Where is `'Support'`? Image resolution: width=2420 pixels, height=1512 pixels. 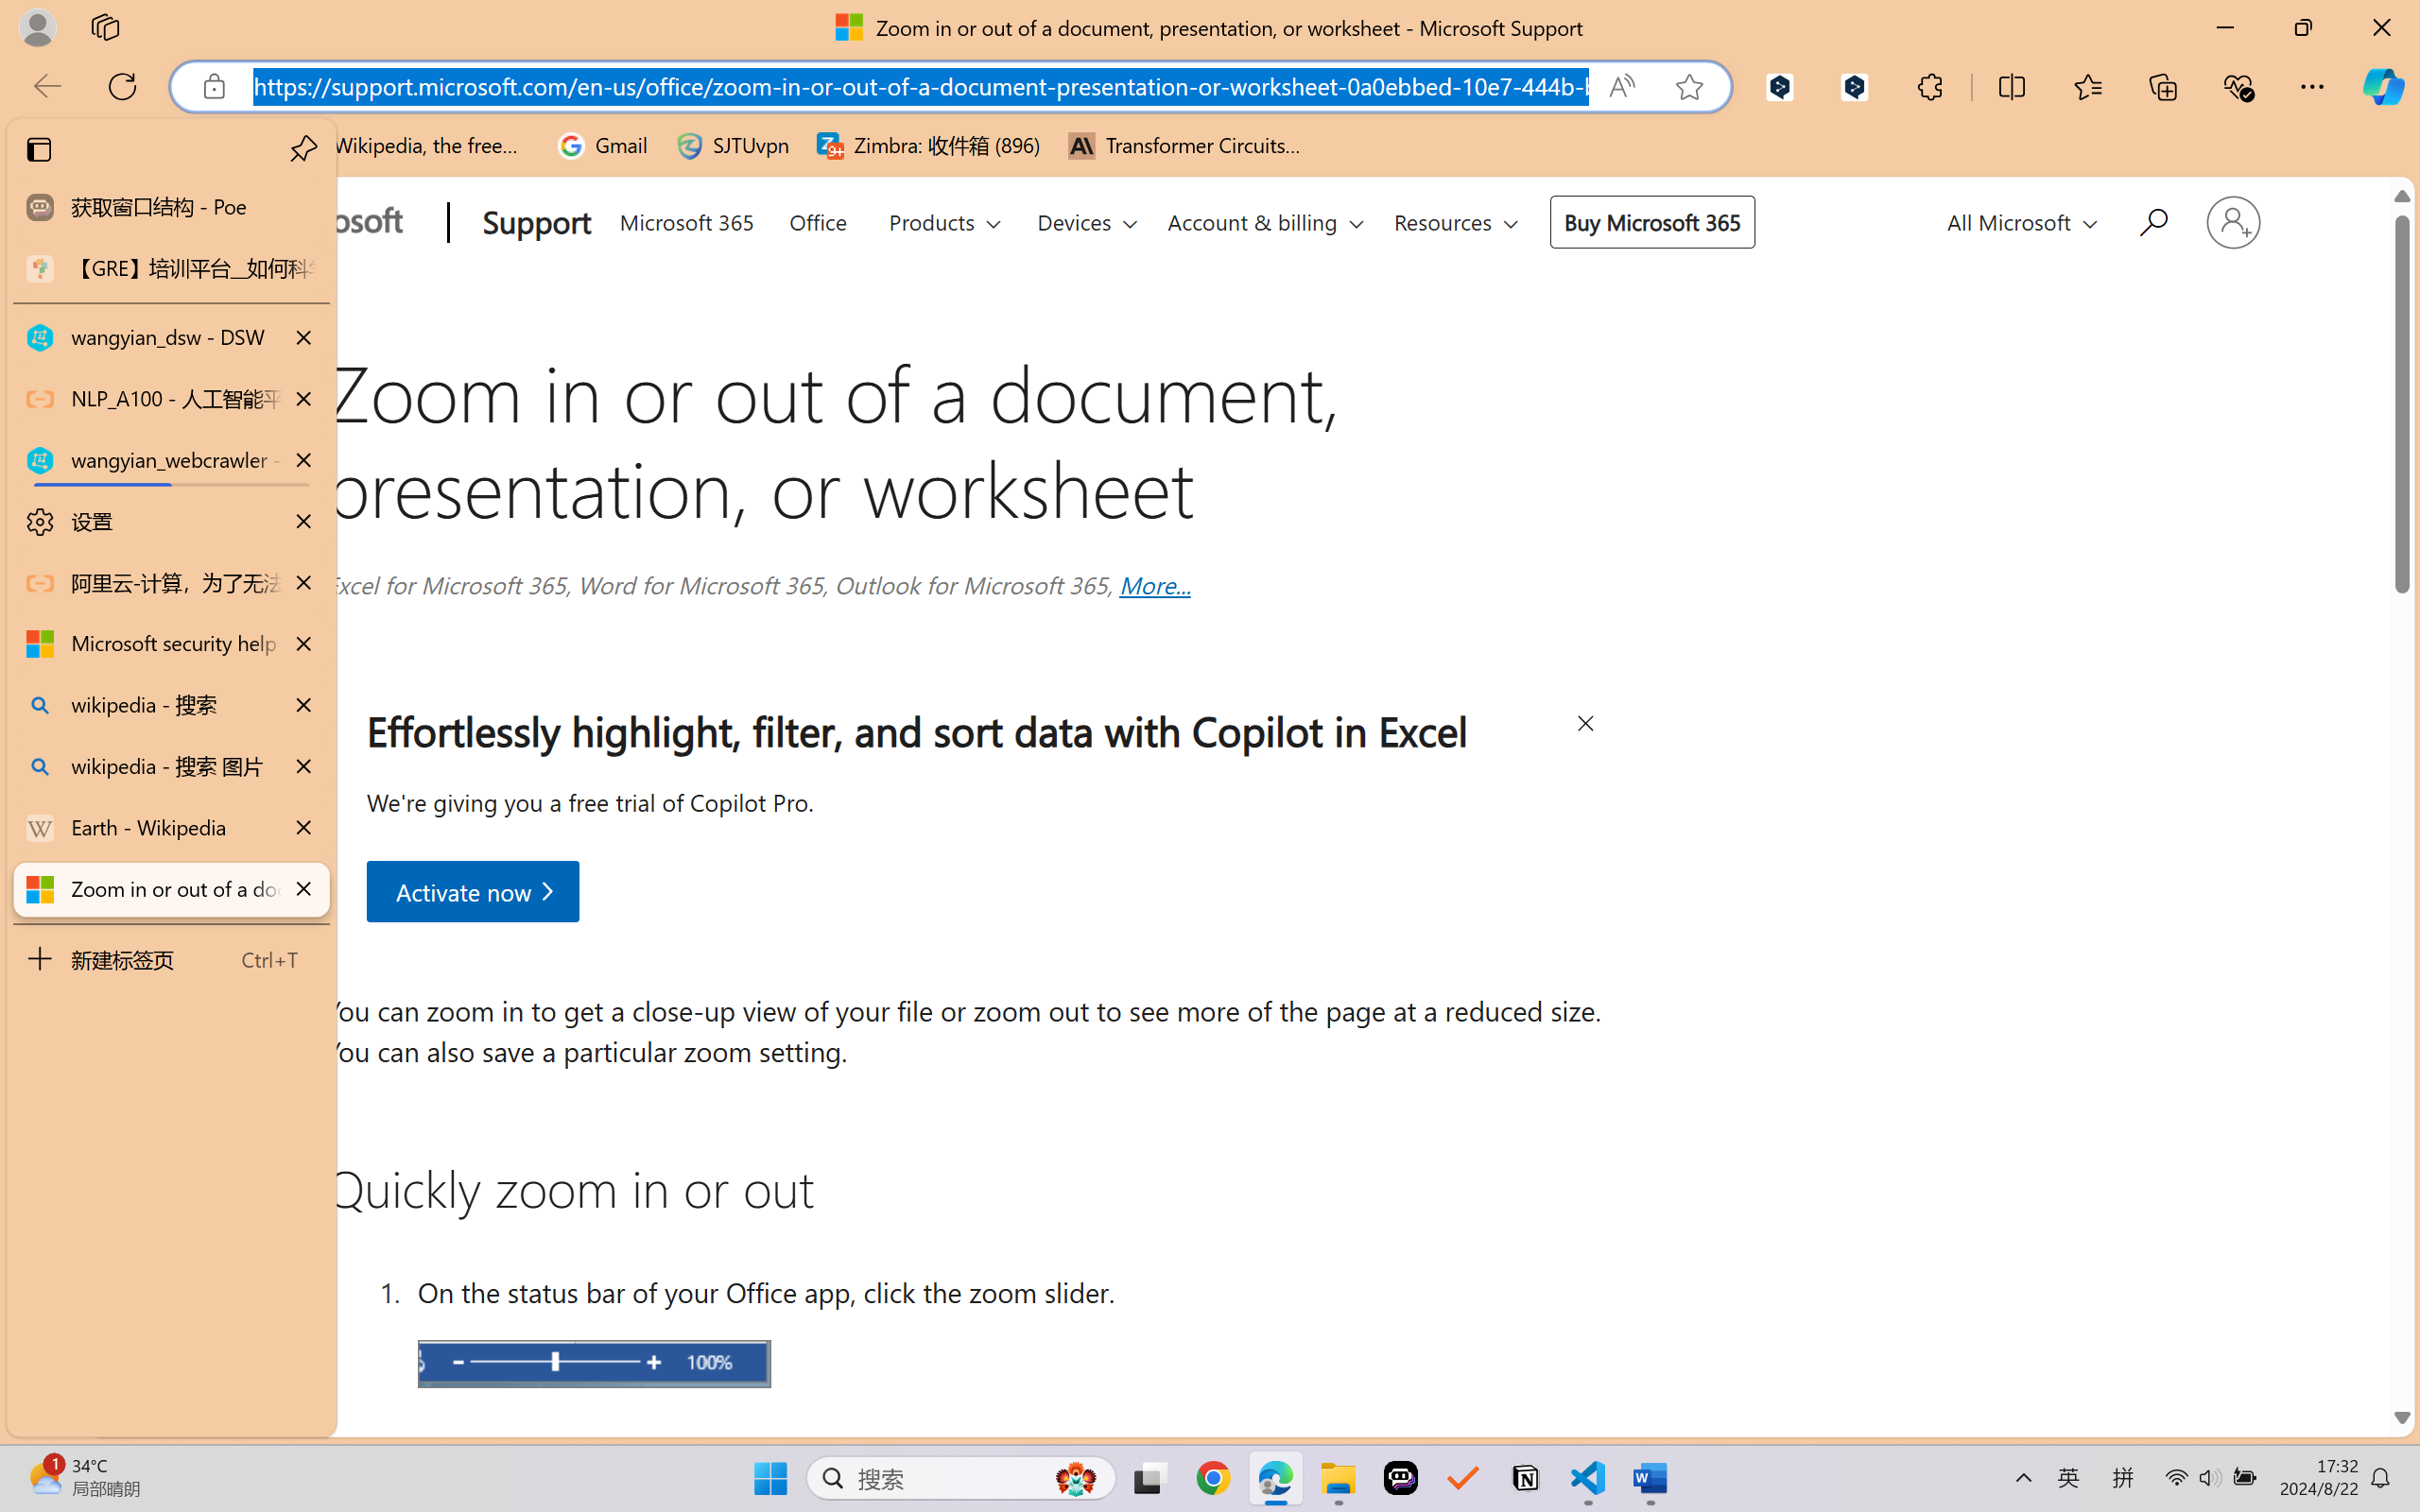
'Support' is located at coordinates (532, 224).